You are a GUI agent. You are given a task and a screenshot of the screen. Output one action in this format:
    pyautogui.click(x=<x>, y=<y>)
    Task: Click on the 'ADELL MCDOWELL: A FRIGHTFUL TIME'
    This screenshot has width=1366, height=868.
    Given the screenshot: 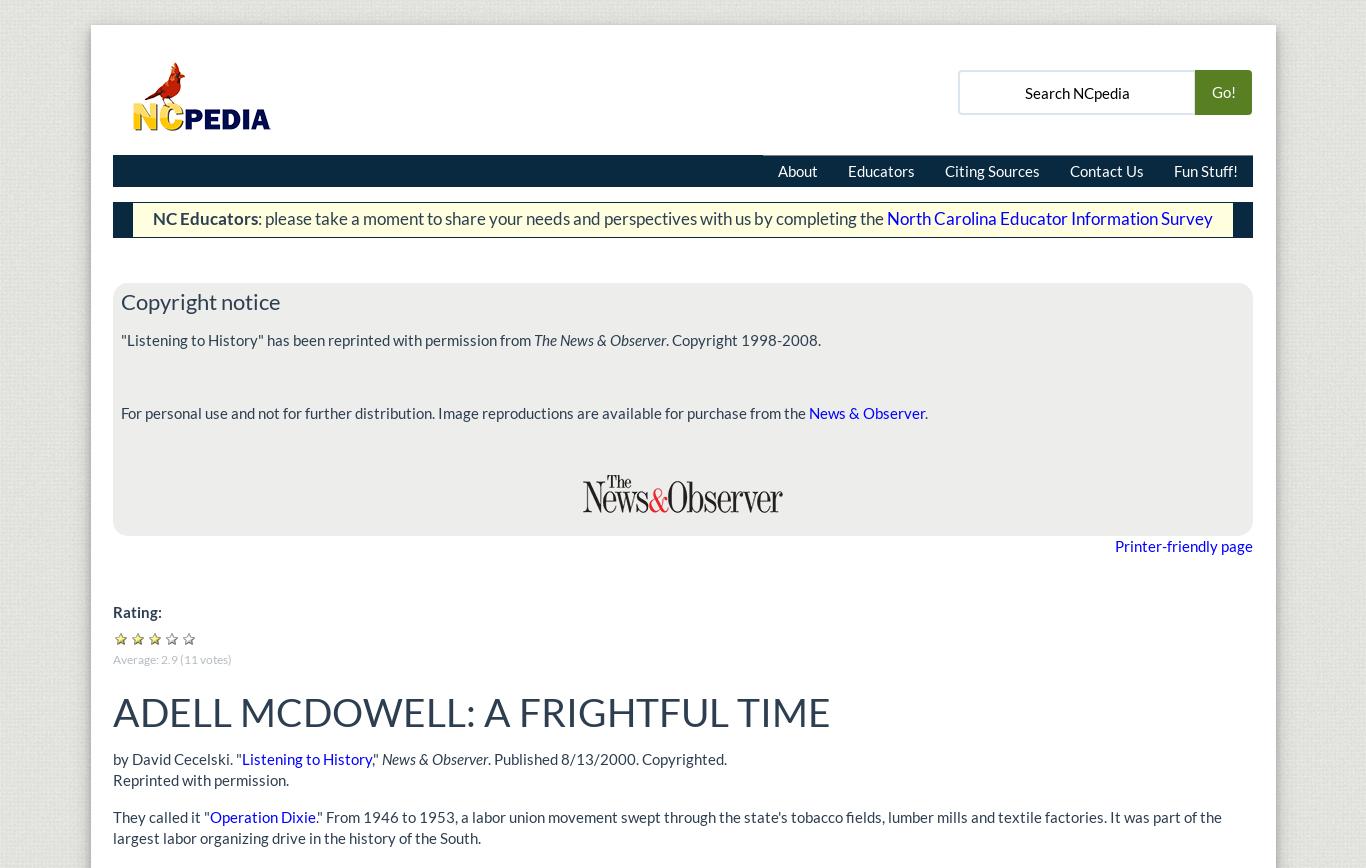 What is the action you would take?
    pyautogui.click(x=476, y=710)
    